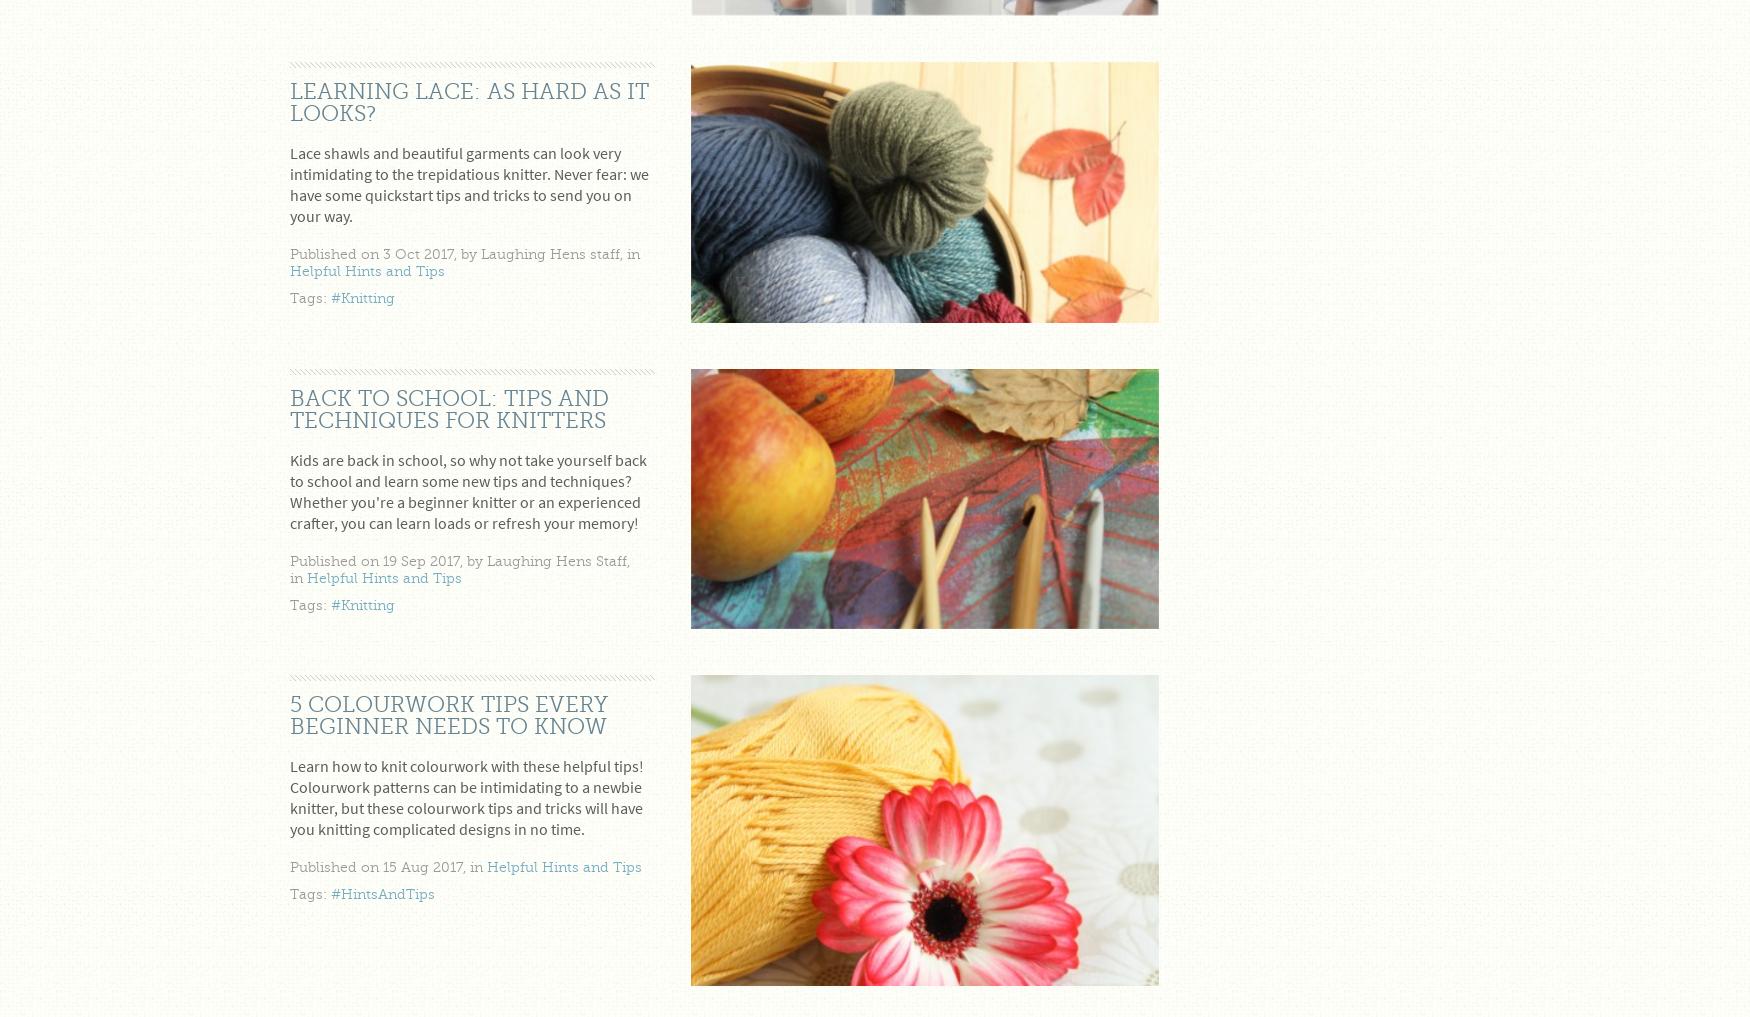  I want to click on 'Published on 19 Sep 2017, by Laughing Hens Staff, in', so click(460, 569).